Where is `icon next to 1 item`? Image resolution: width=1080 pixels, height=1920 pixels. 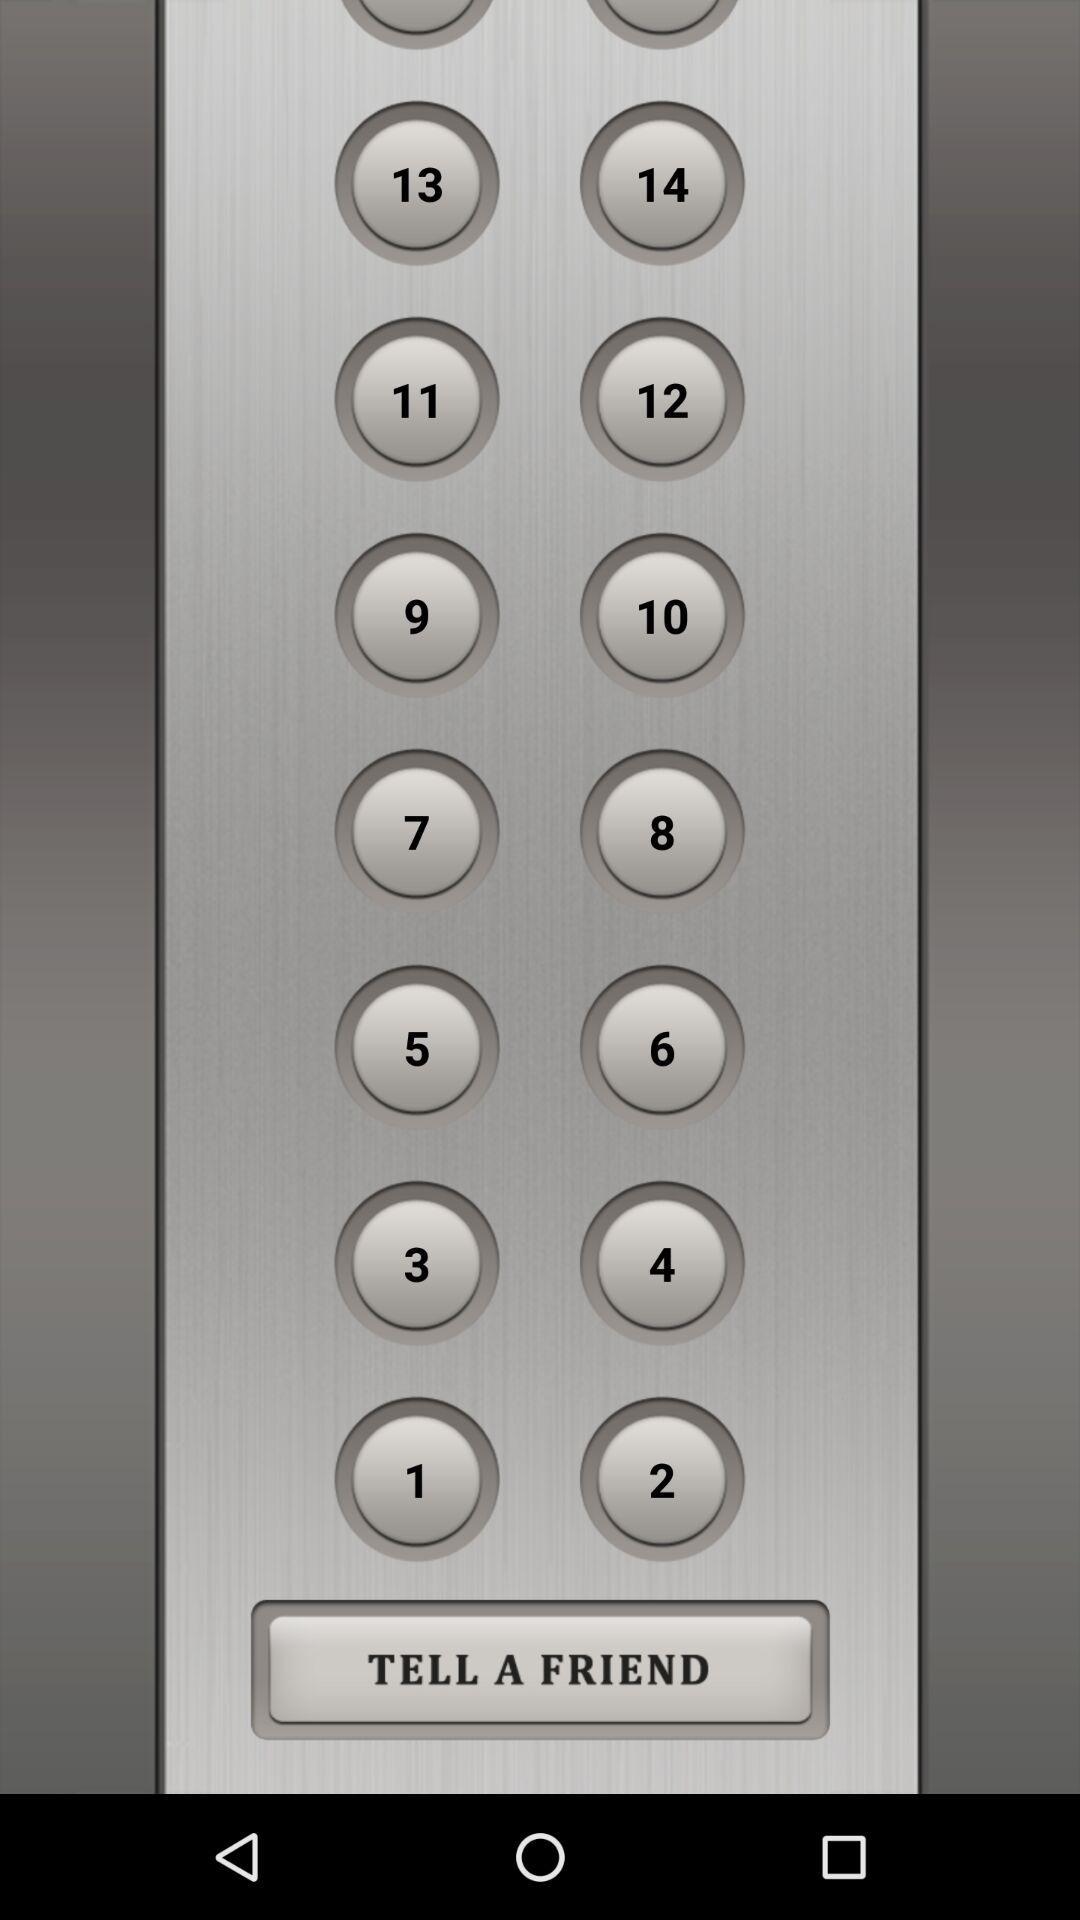 icon next to 1 item is located at coordinates (662, 1479).